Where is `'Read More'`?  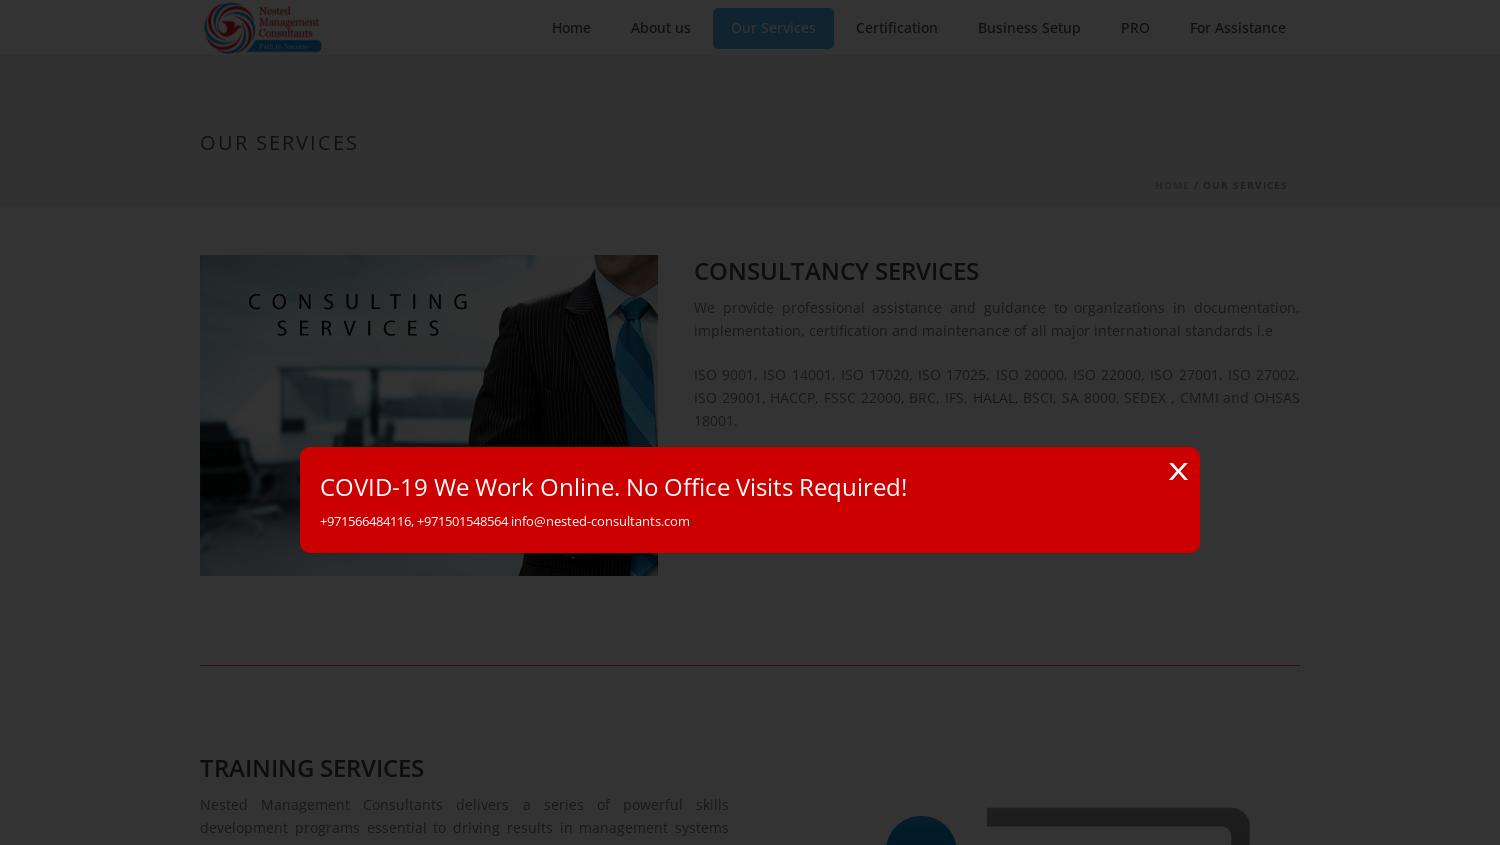
'Read More' is located at coordinates (789, 478).